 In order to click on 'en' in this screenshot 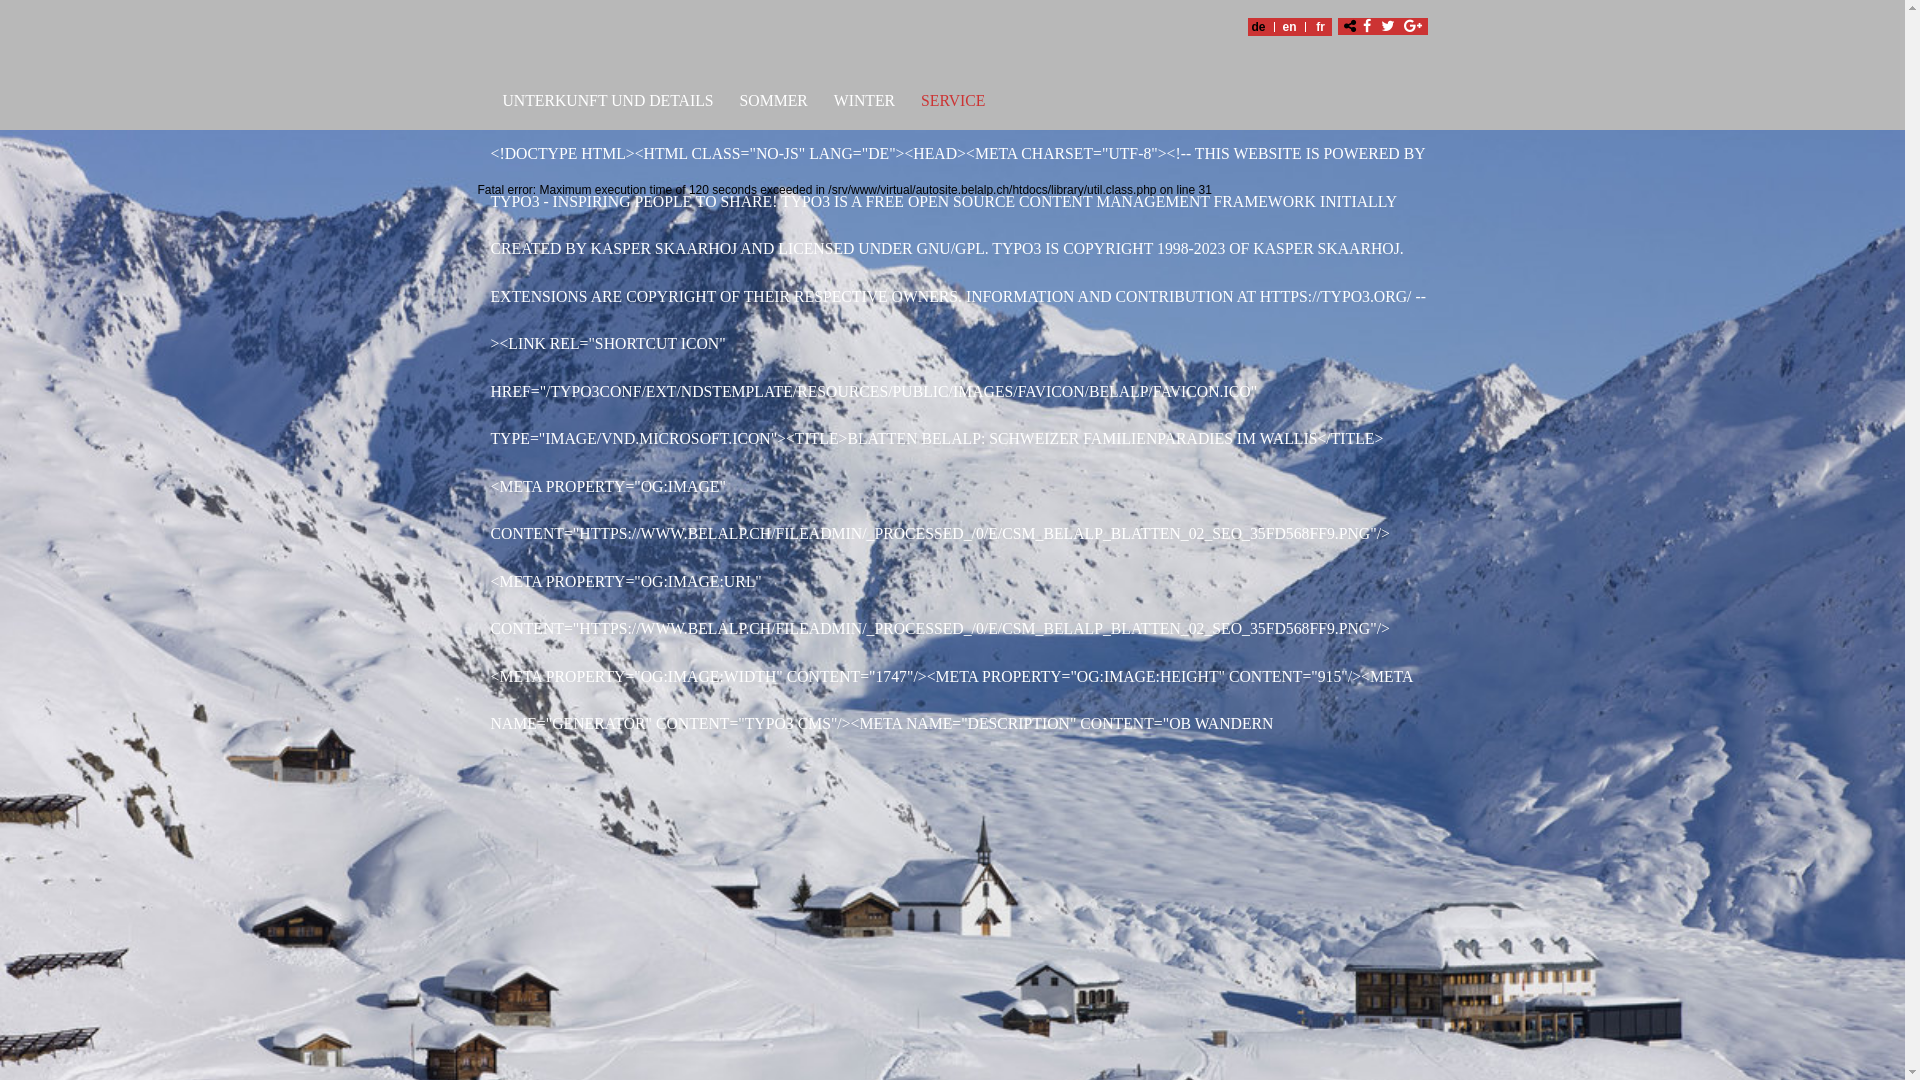, I will do `click(1289, 26)`.